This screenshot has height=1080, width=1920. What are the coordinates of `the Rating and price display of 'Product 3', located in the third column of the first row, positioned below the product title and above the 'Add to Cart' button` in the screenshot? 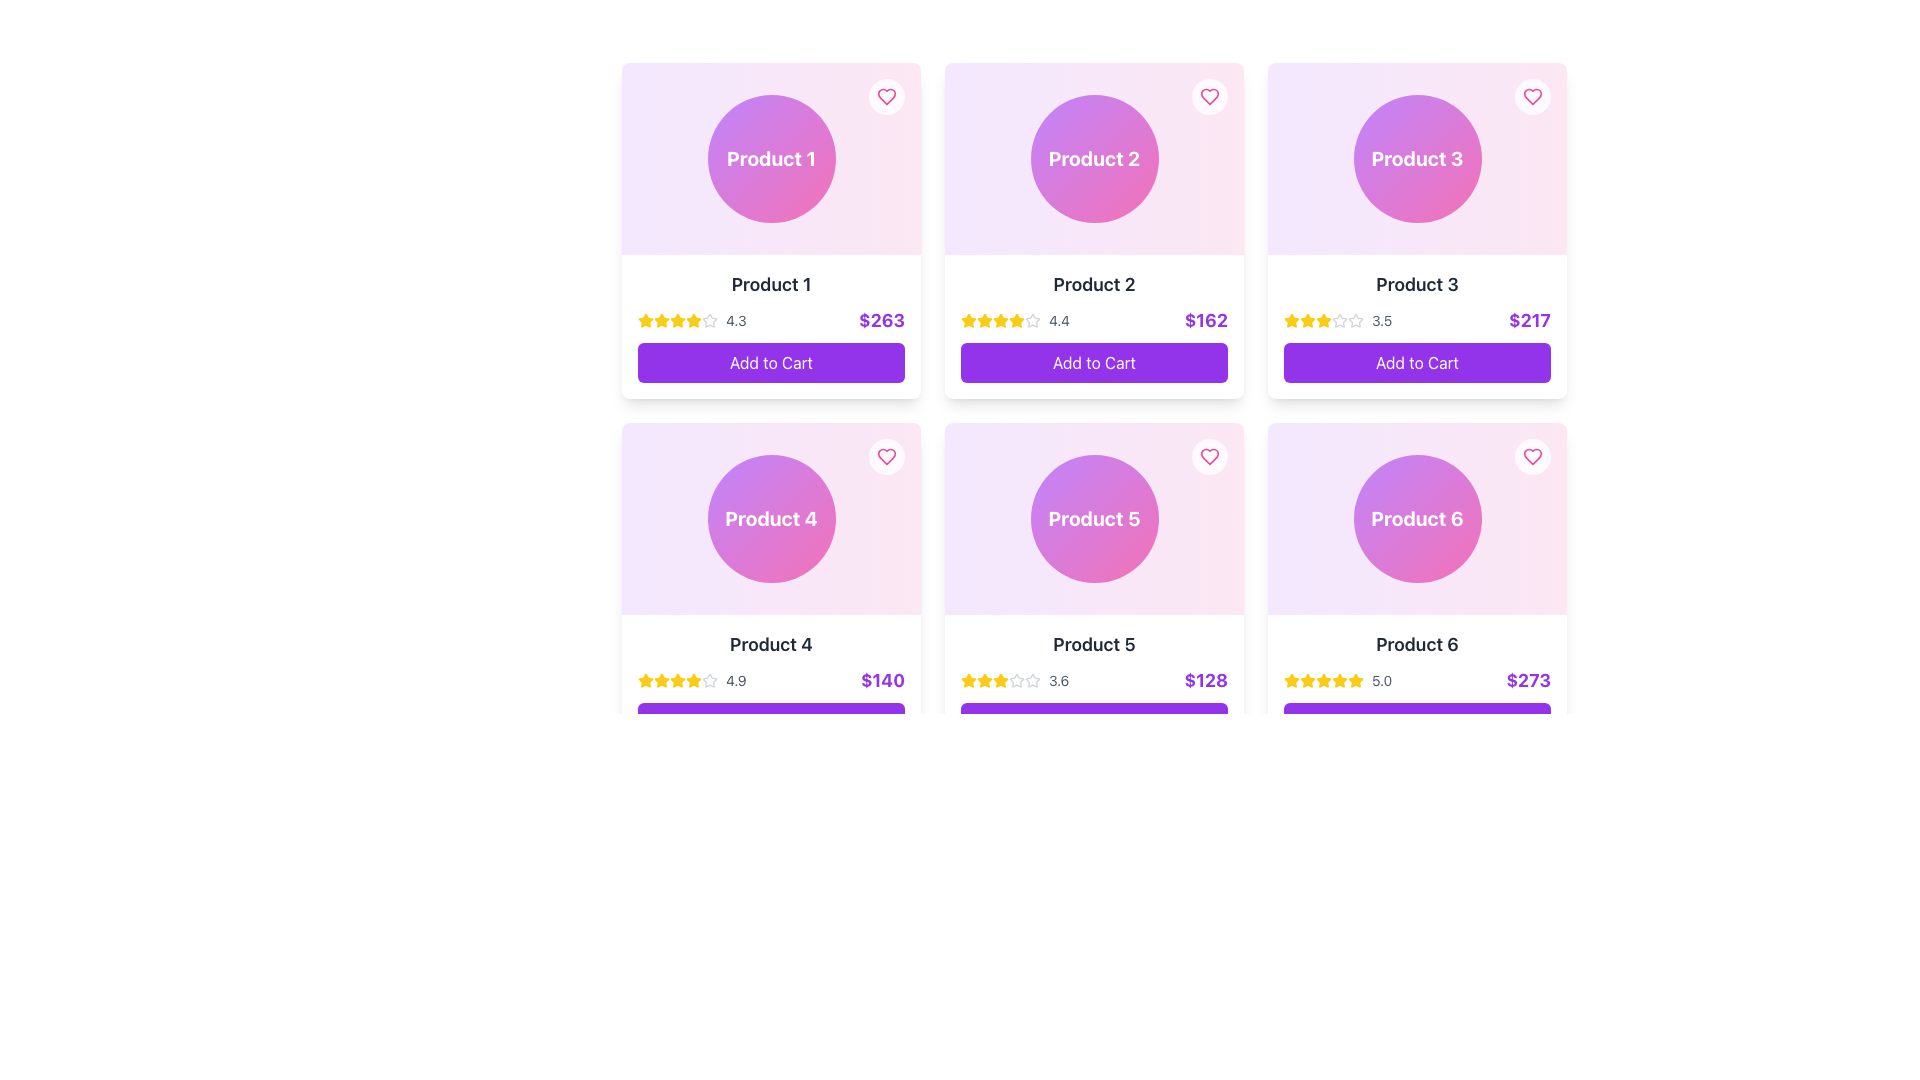 It's located at (1416, 319).